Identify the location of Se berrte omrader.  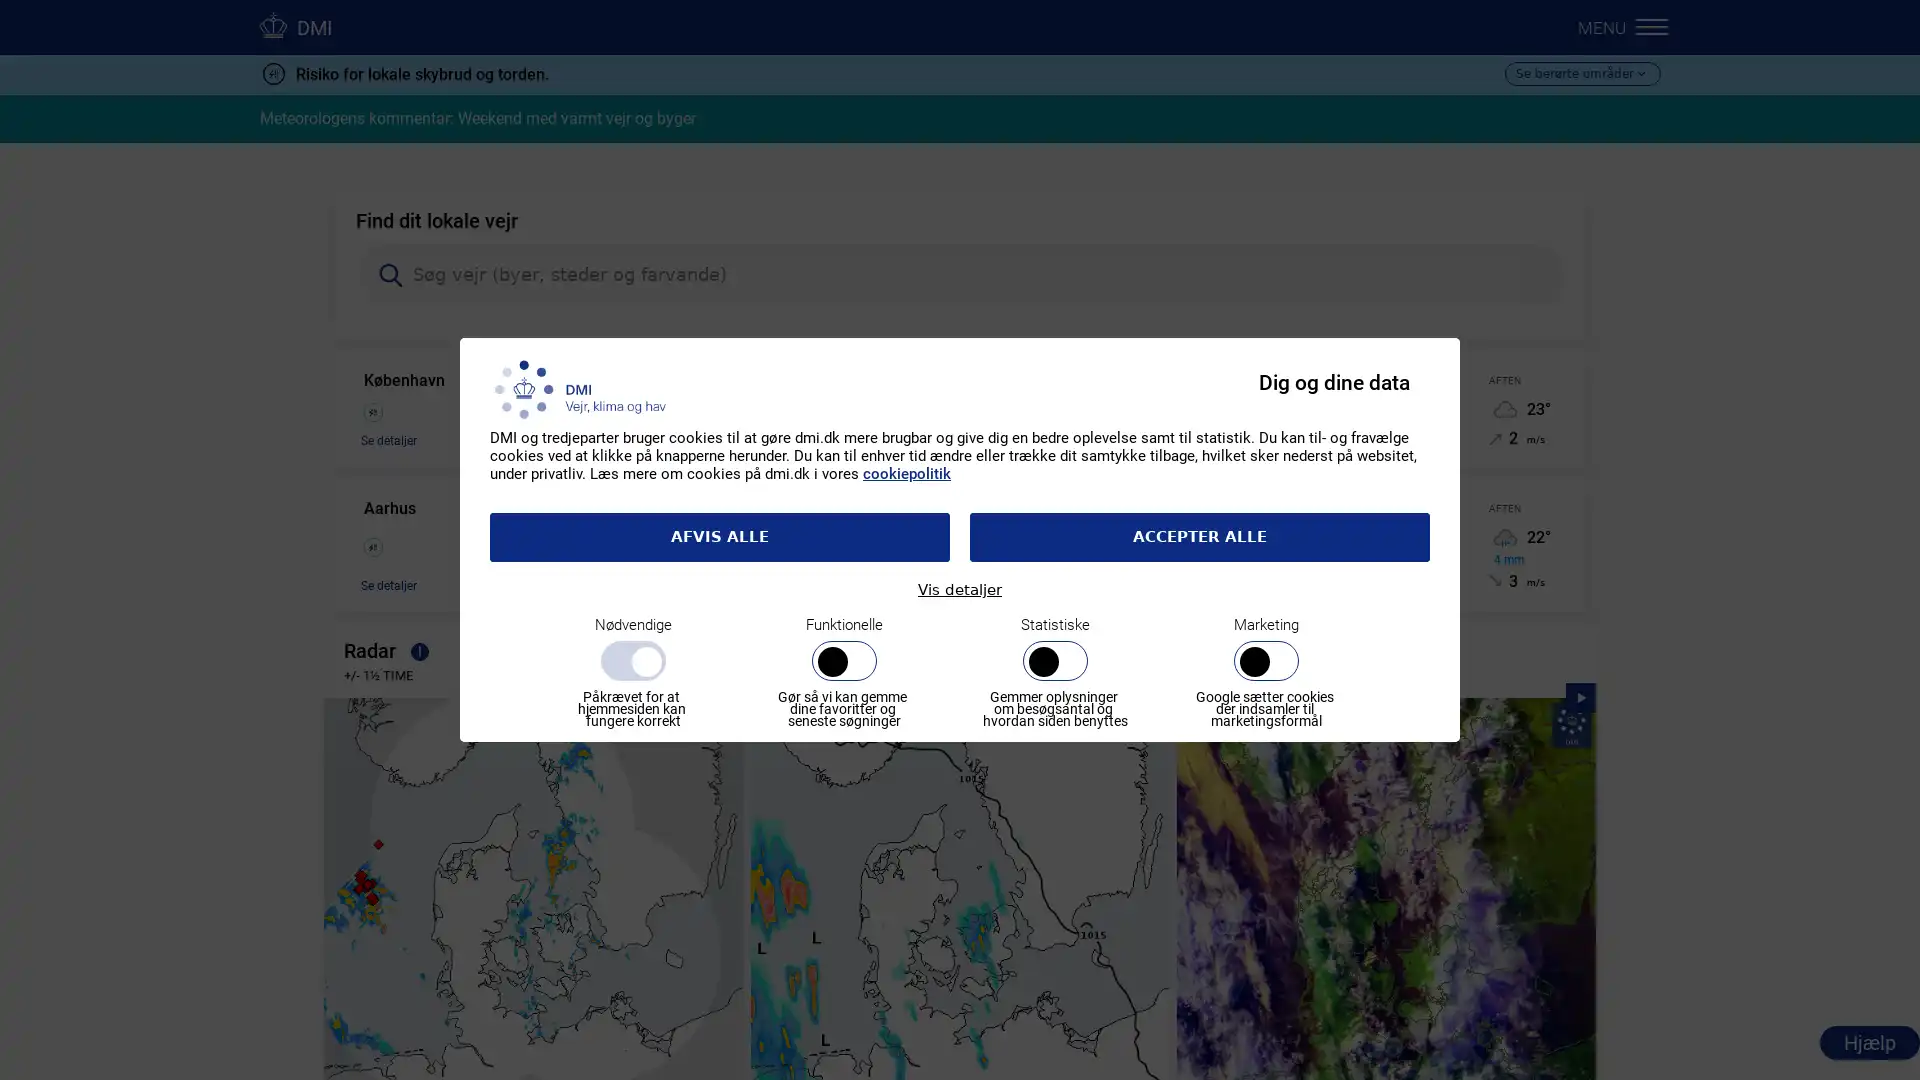
(1581, 72).